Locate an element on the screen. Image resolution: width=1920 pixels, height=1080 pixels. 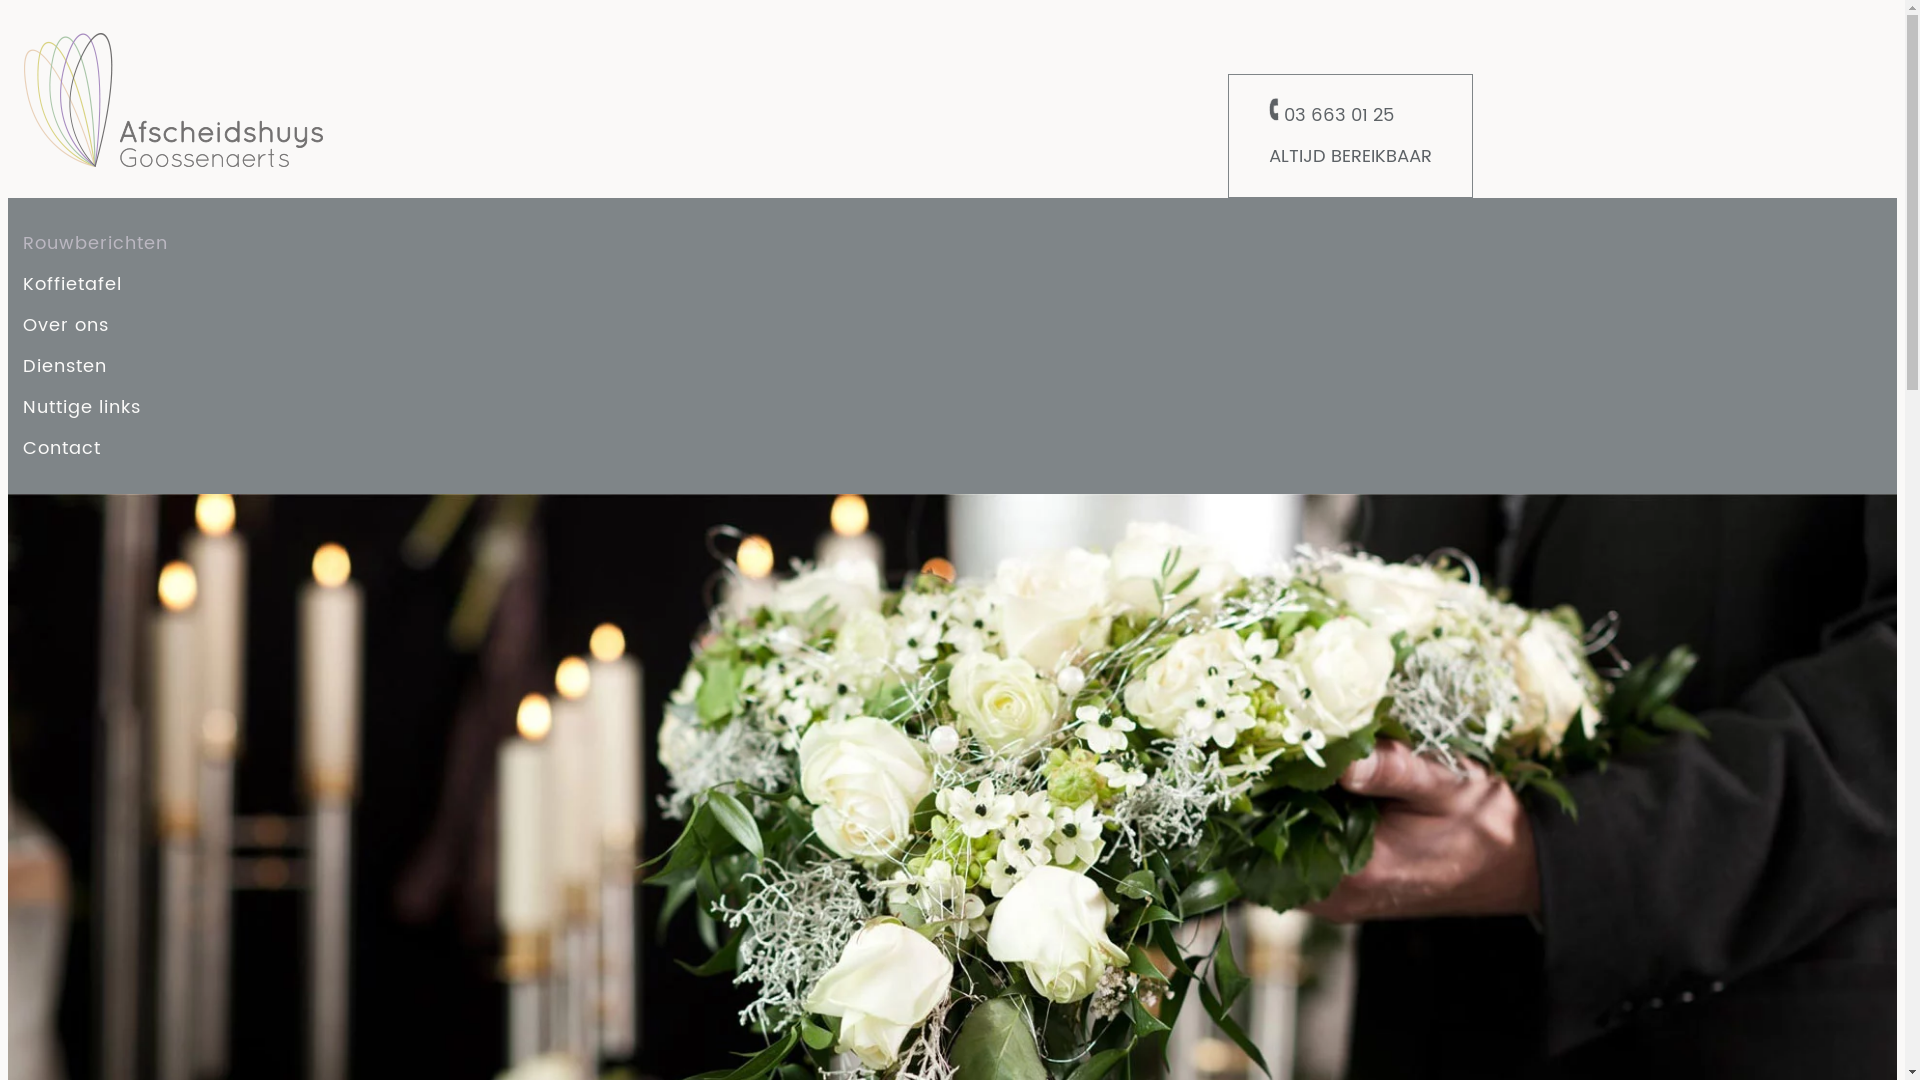
'Contact' is located at coordinates (23, 447).